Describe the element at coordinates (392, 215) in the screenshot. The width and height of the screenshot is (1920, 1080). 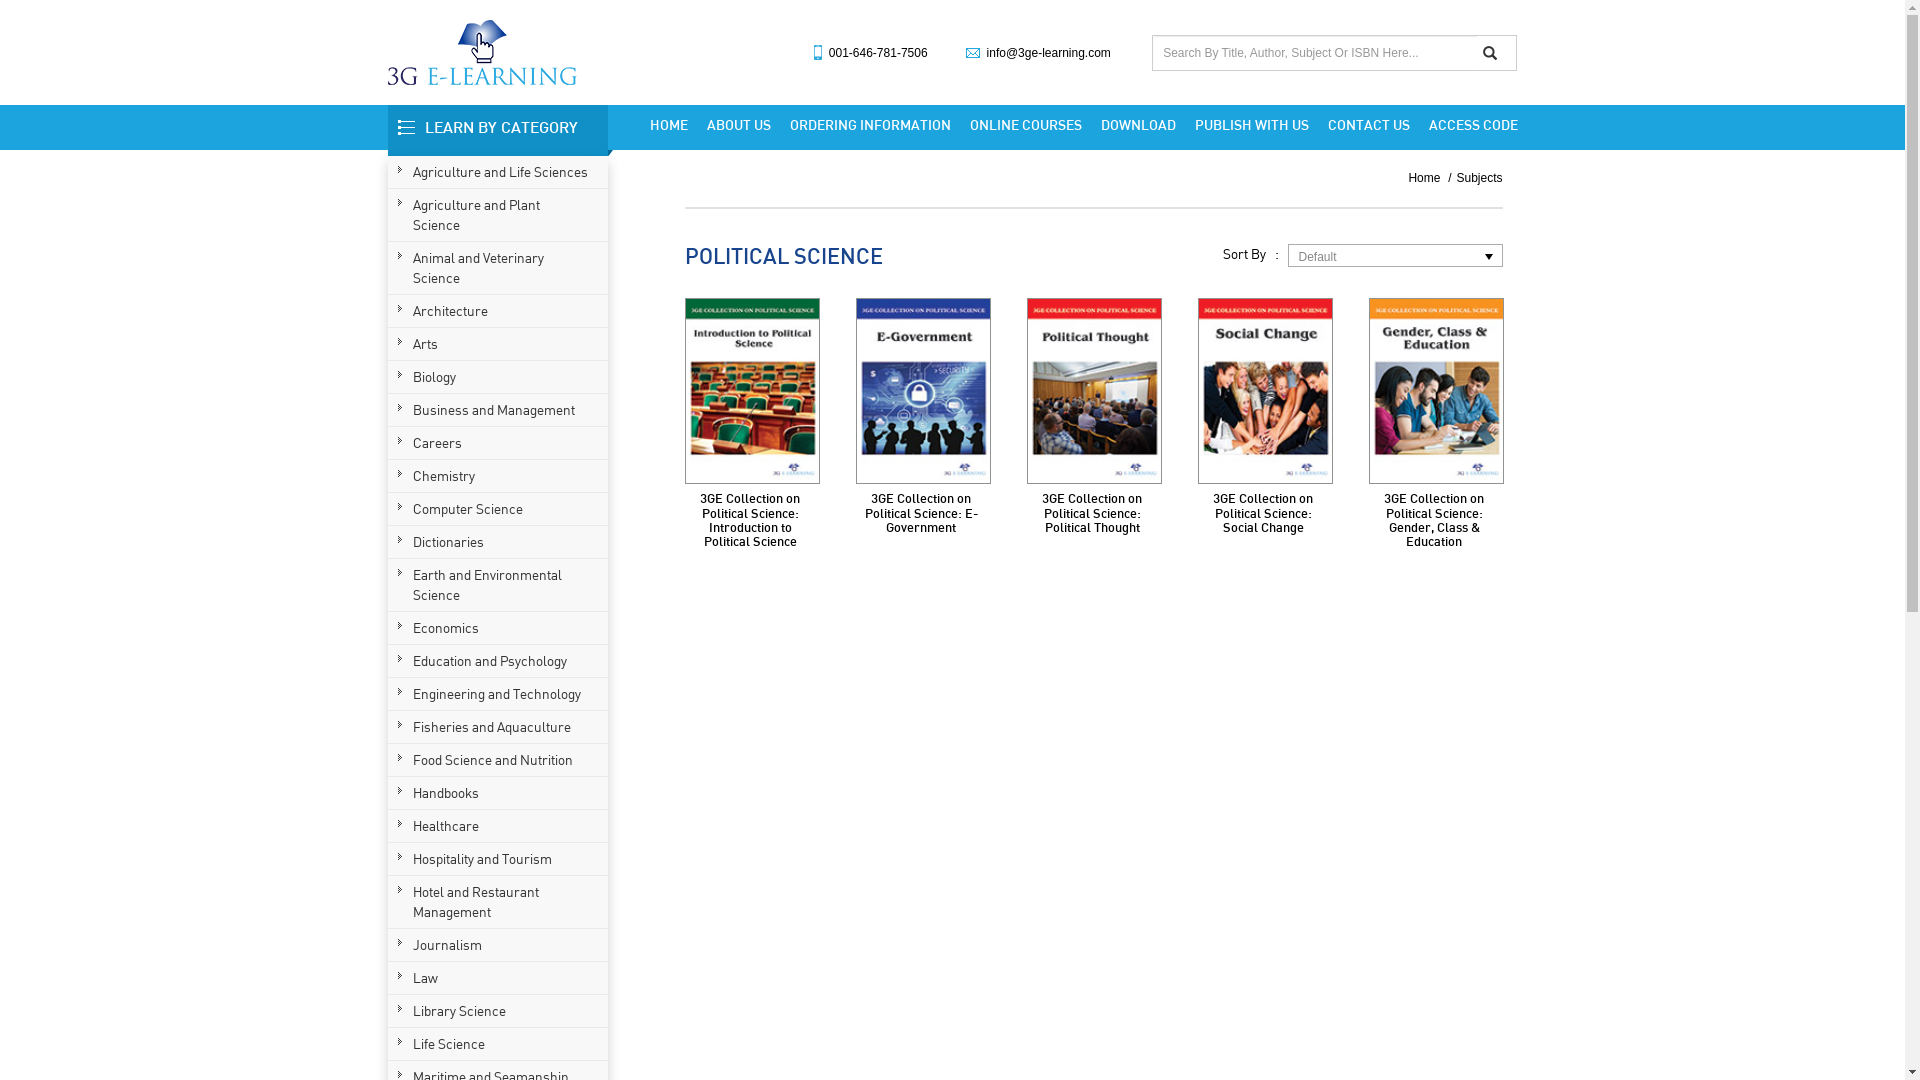
I see `'Agriculture and Plant Science'` at that location.